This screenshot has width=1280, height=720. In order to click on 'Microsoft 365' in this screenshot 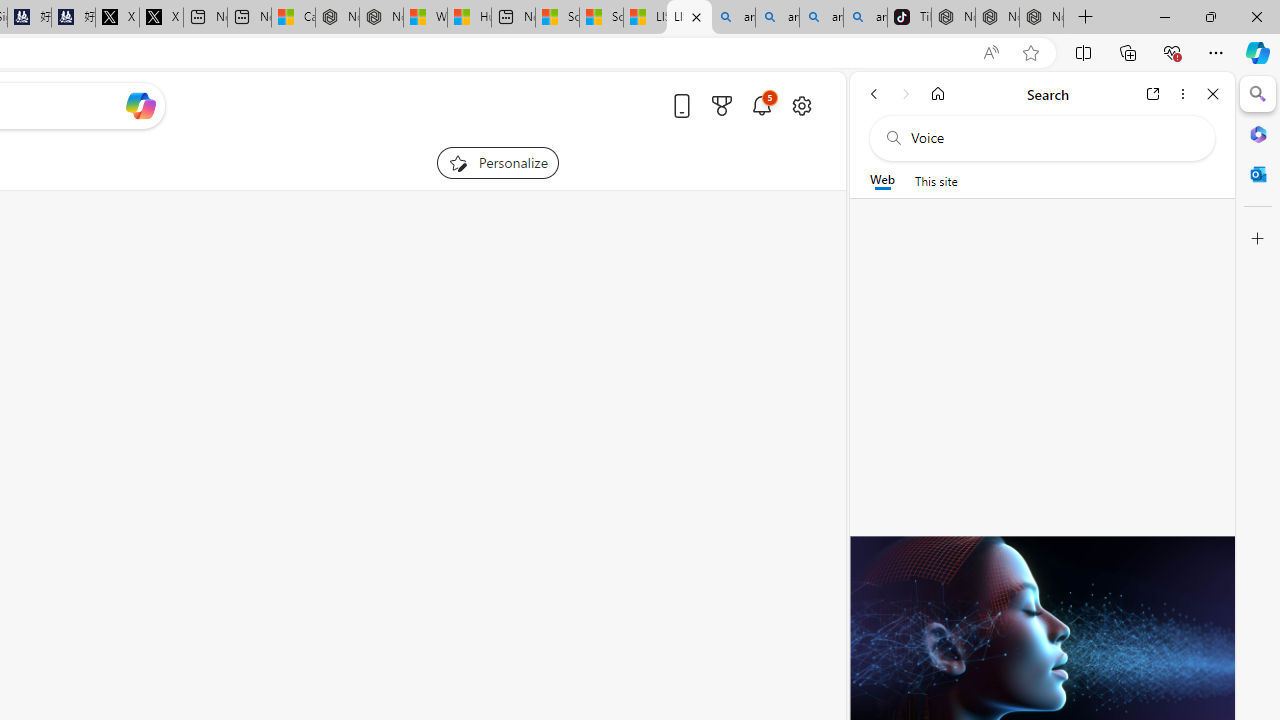, I will do `click(1257, 133)`.